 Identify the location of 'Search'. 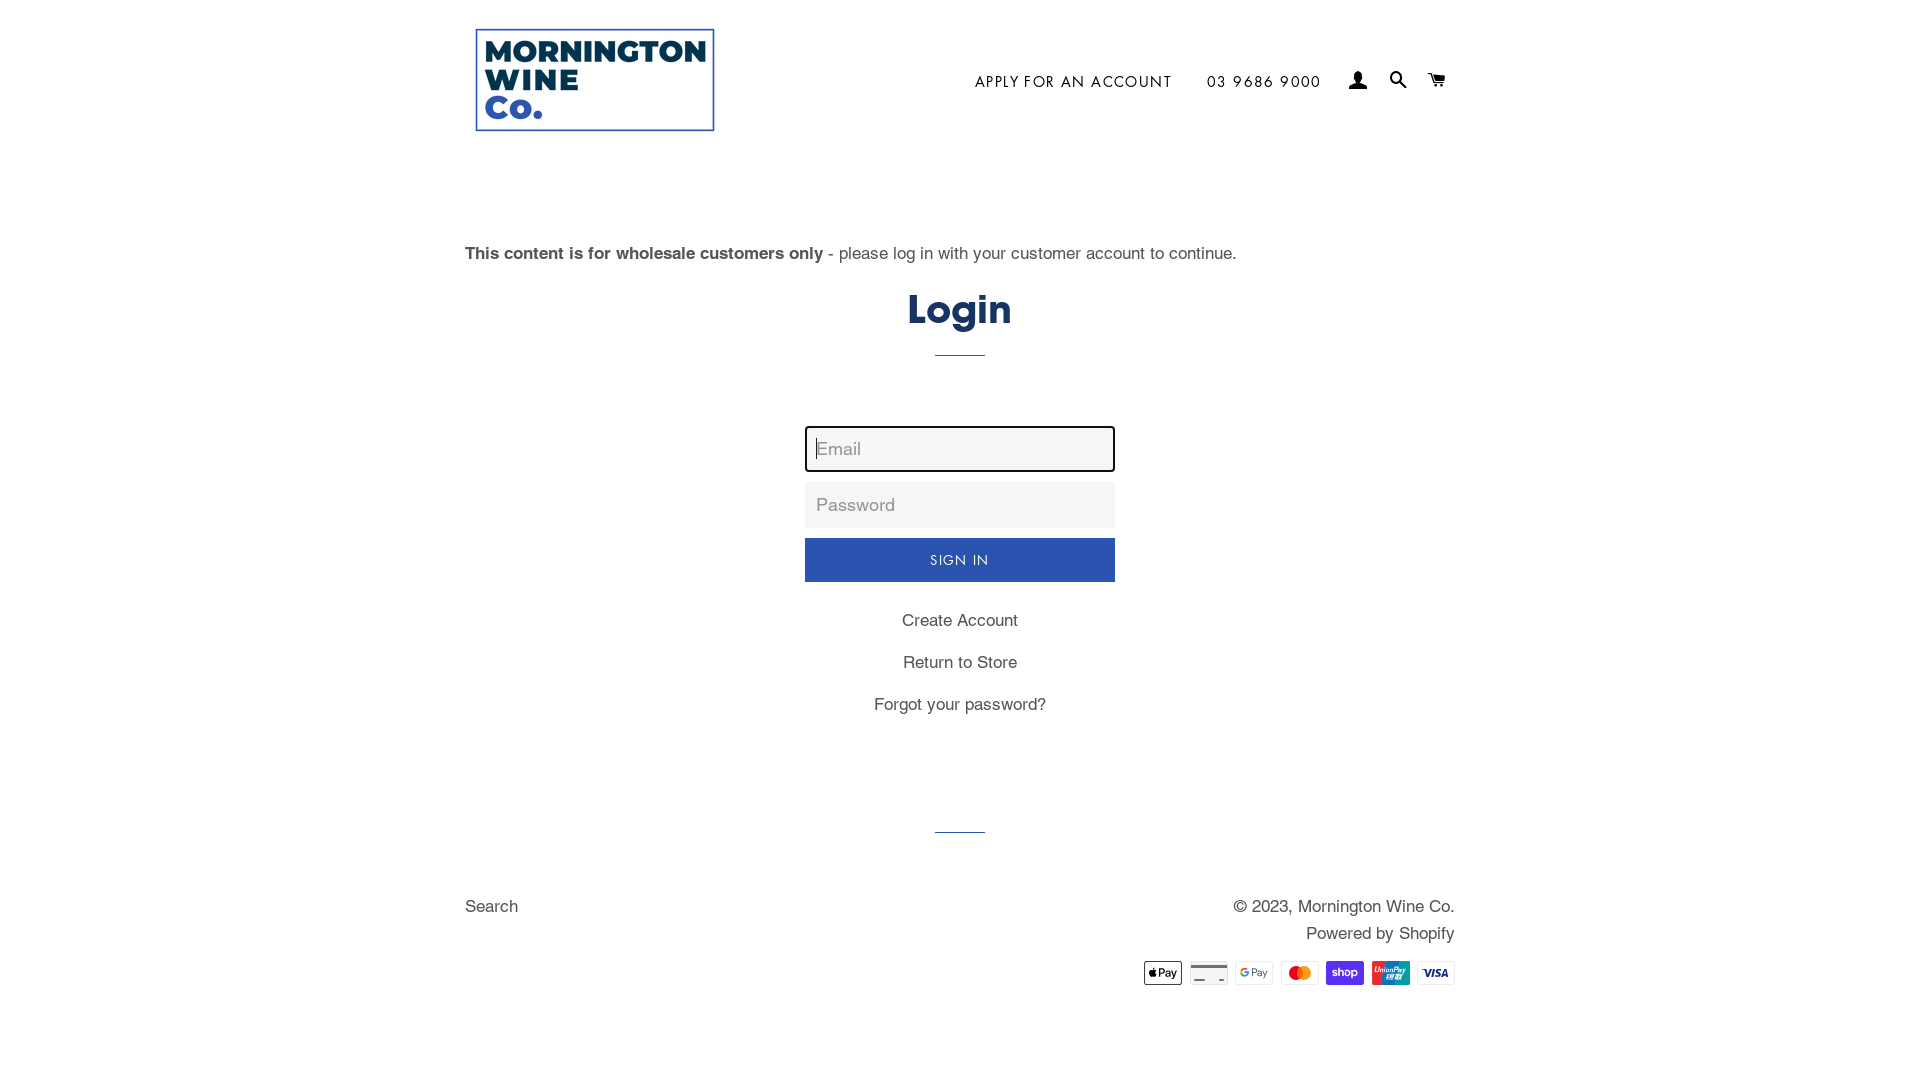
(491, 906).